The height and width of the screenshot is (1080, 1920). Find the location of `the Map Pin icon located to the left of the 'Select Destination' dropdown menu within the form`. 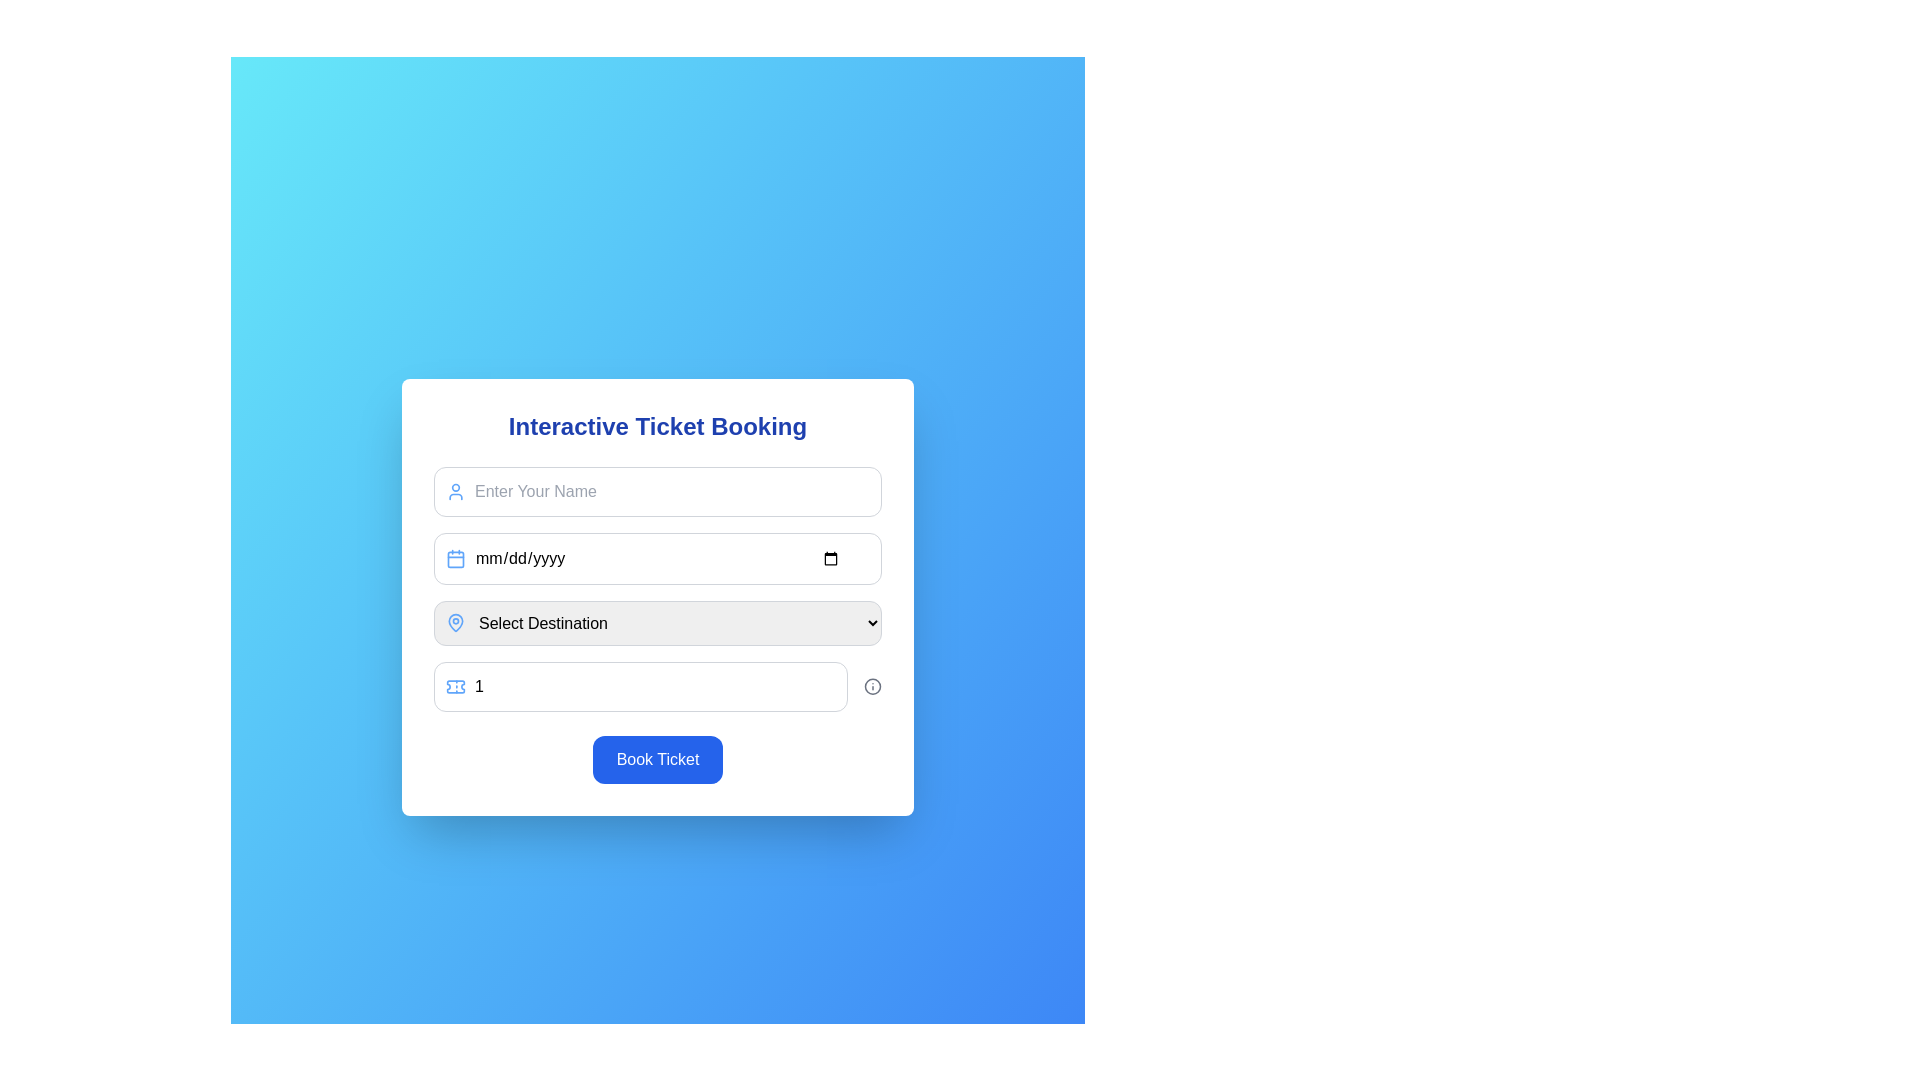

the Map Pin icon located to the left of the 'Select Destination' dropdown menu within the form is located at coordinates (455, 622).